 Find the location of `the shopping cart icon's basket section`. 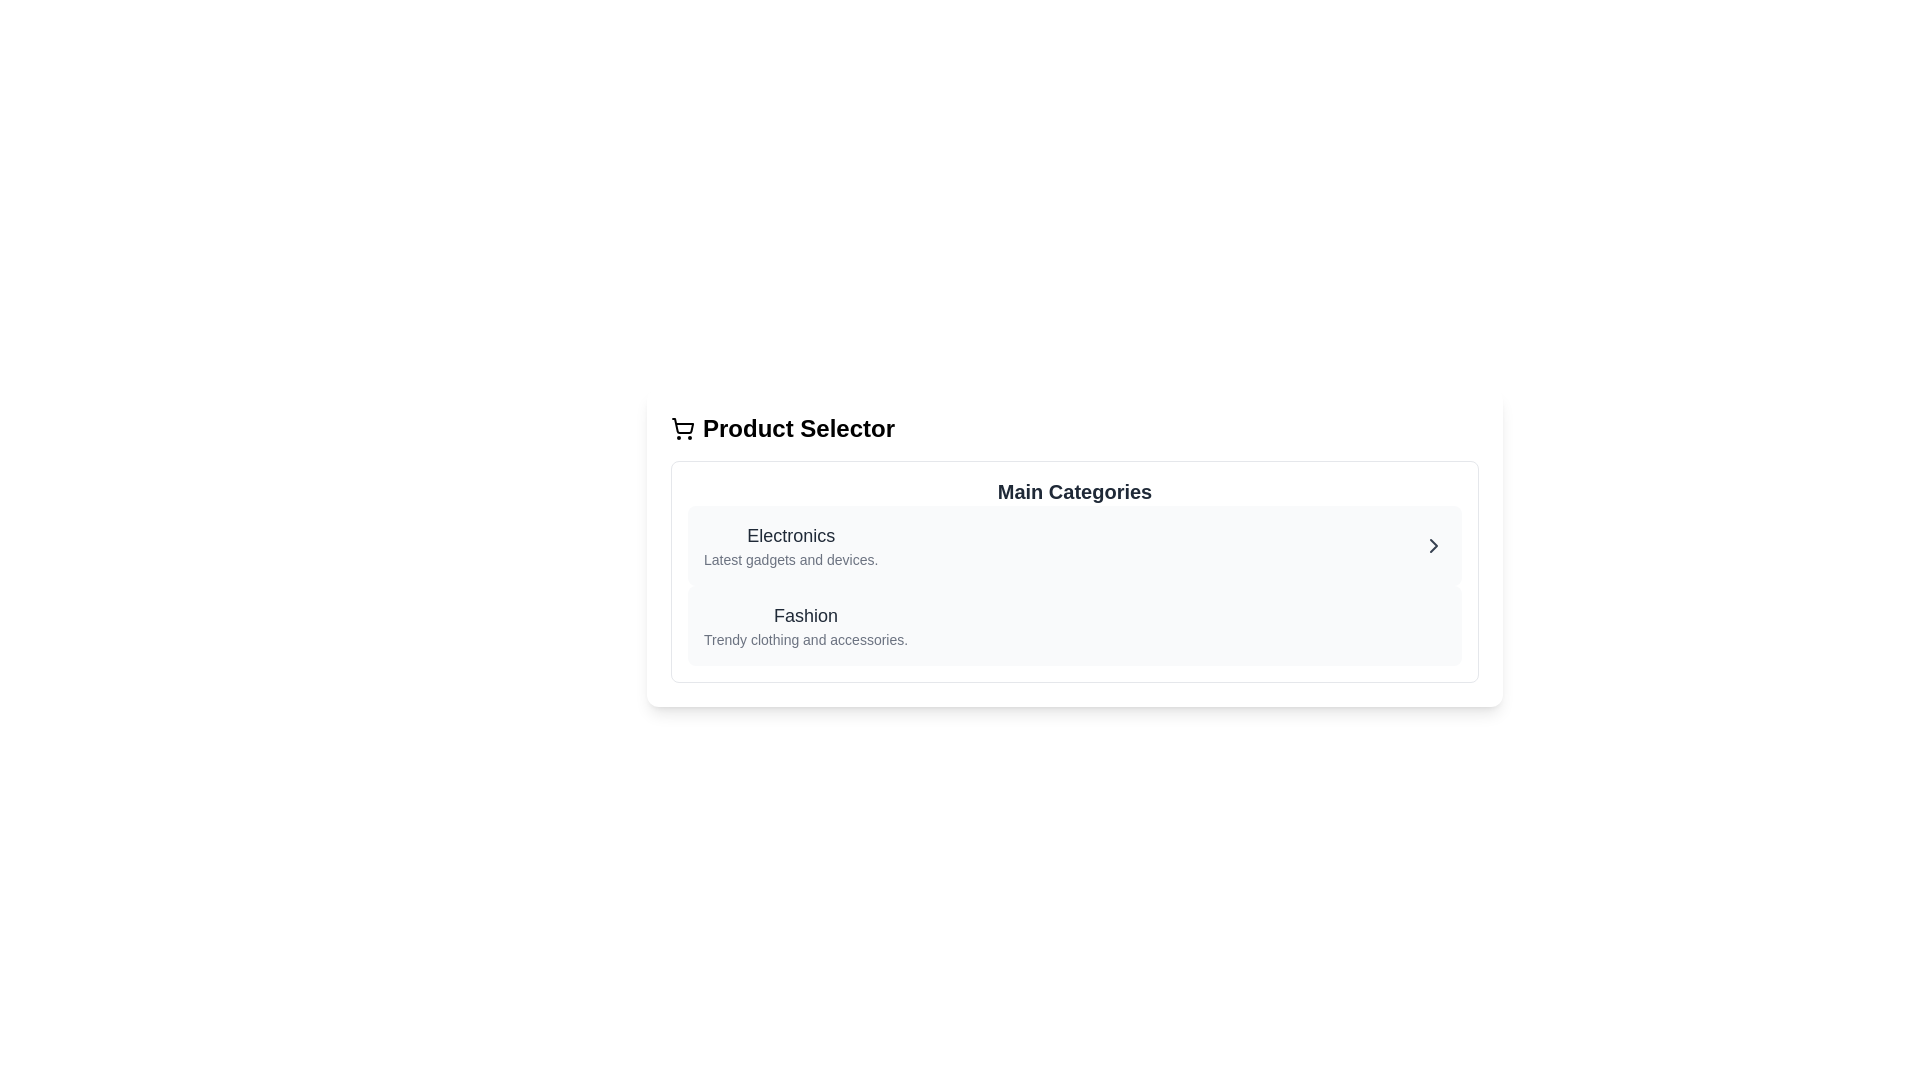

the shopping cart icon's basket section is located at coordinates (683, 425).